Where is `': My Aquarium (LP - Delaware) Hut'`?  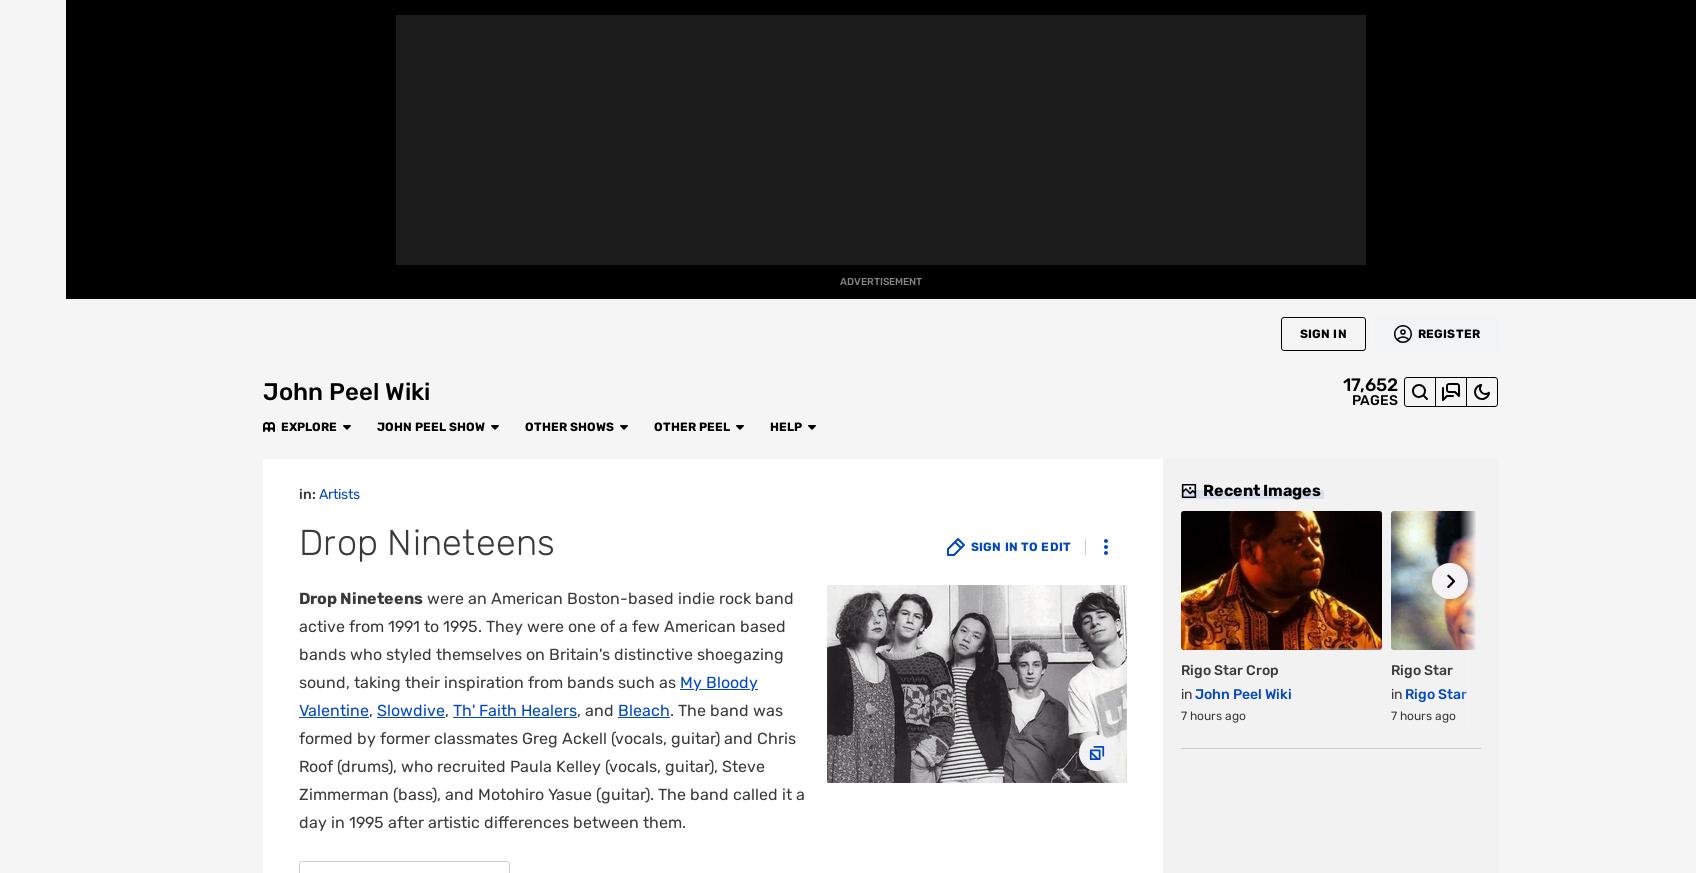 ': My Aquarium (LP - Delaware) Hut' is located at coordinates (658, 499).